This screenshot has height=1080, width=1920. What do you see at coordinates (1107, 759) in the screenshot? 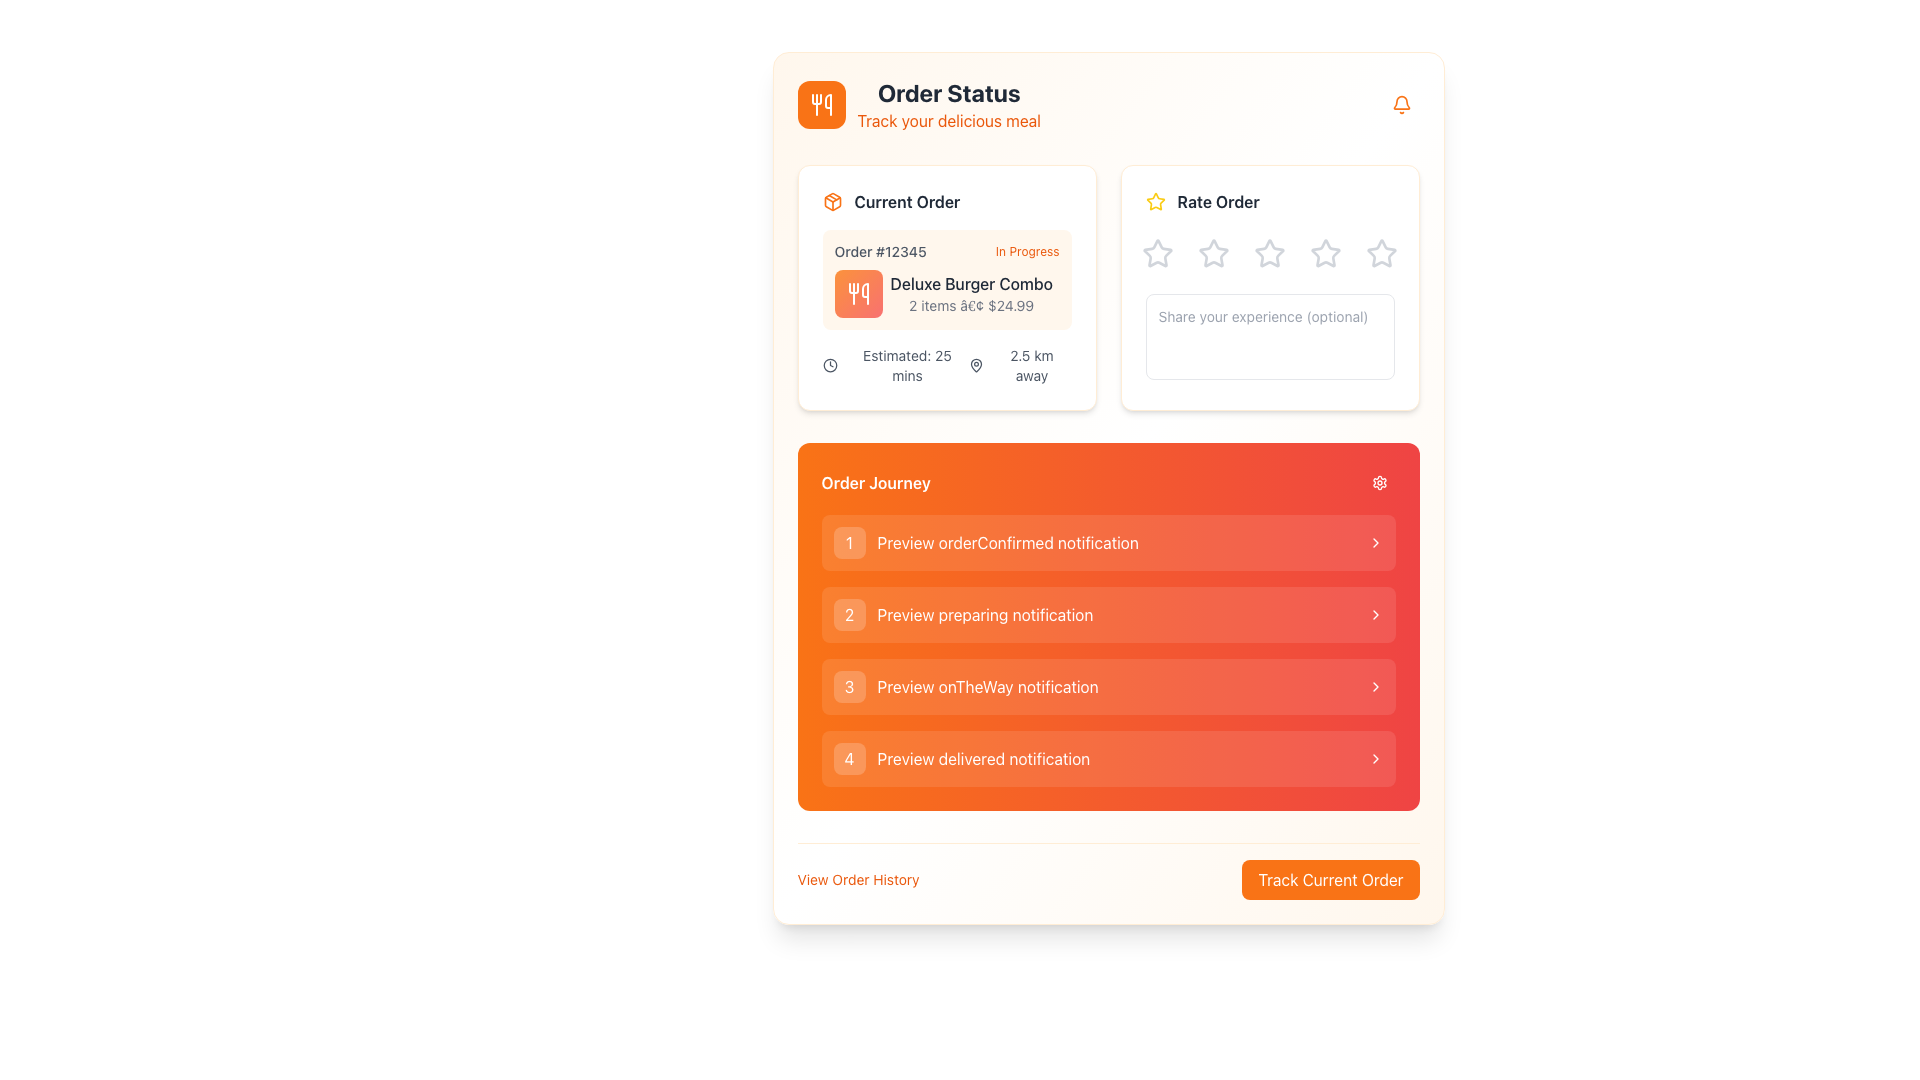
I see `the 'Preview delivered notification' button using keyboard navigation` at bounding box center [1107, 759].